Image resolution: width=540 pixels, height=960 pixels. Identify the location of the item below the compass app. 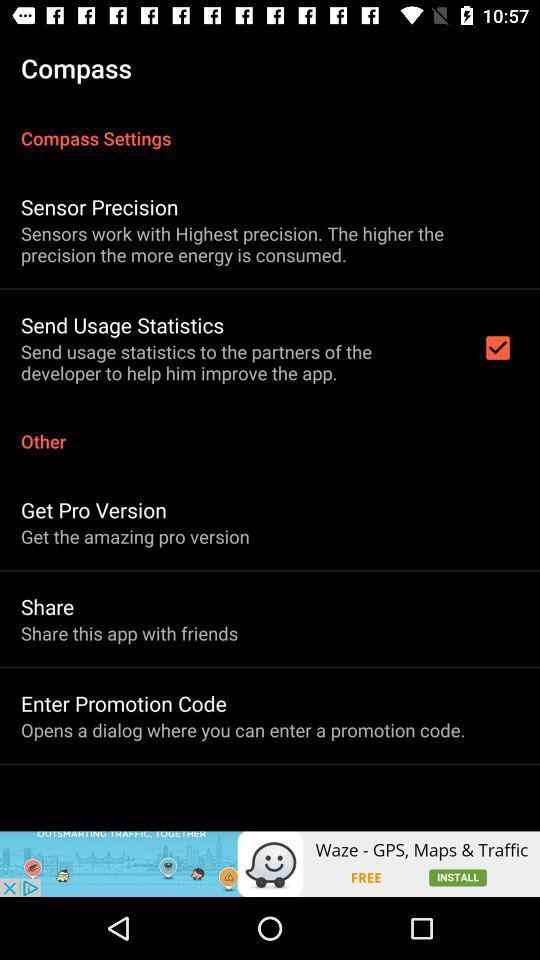
(270, 126).